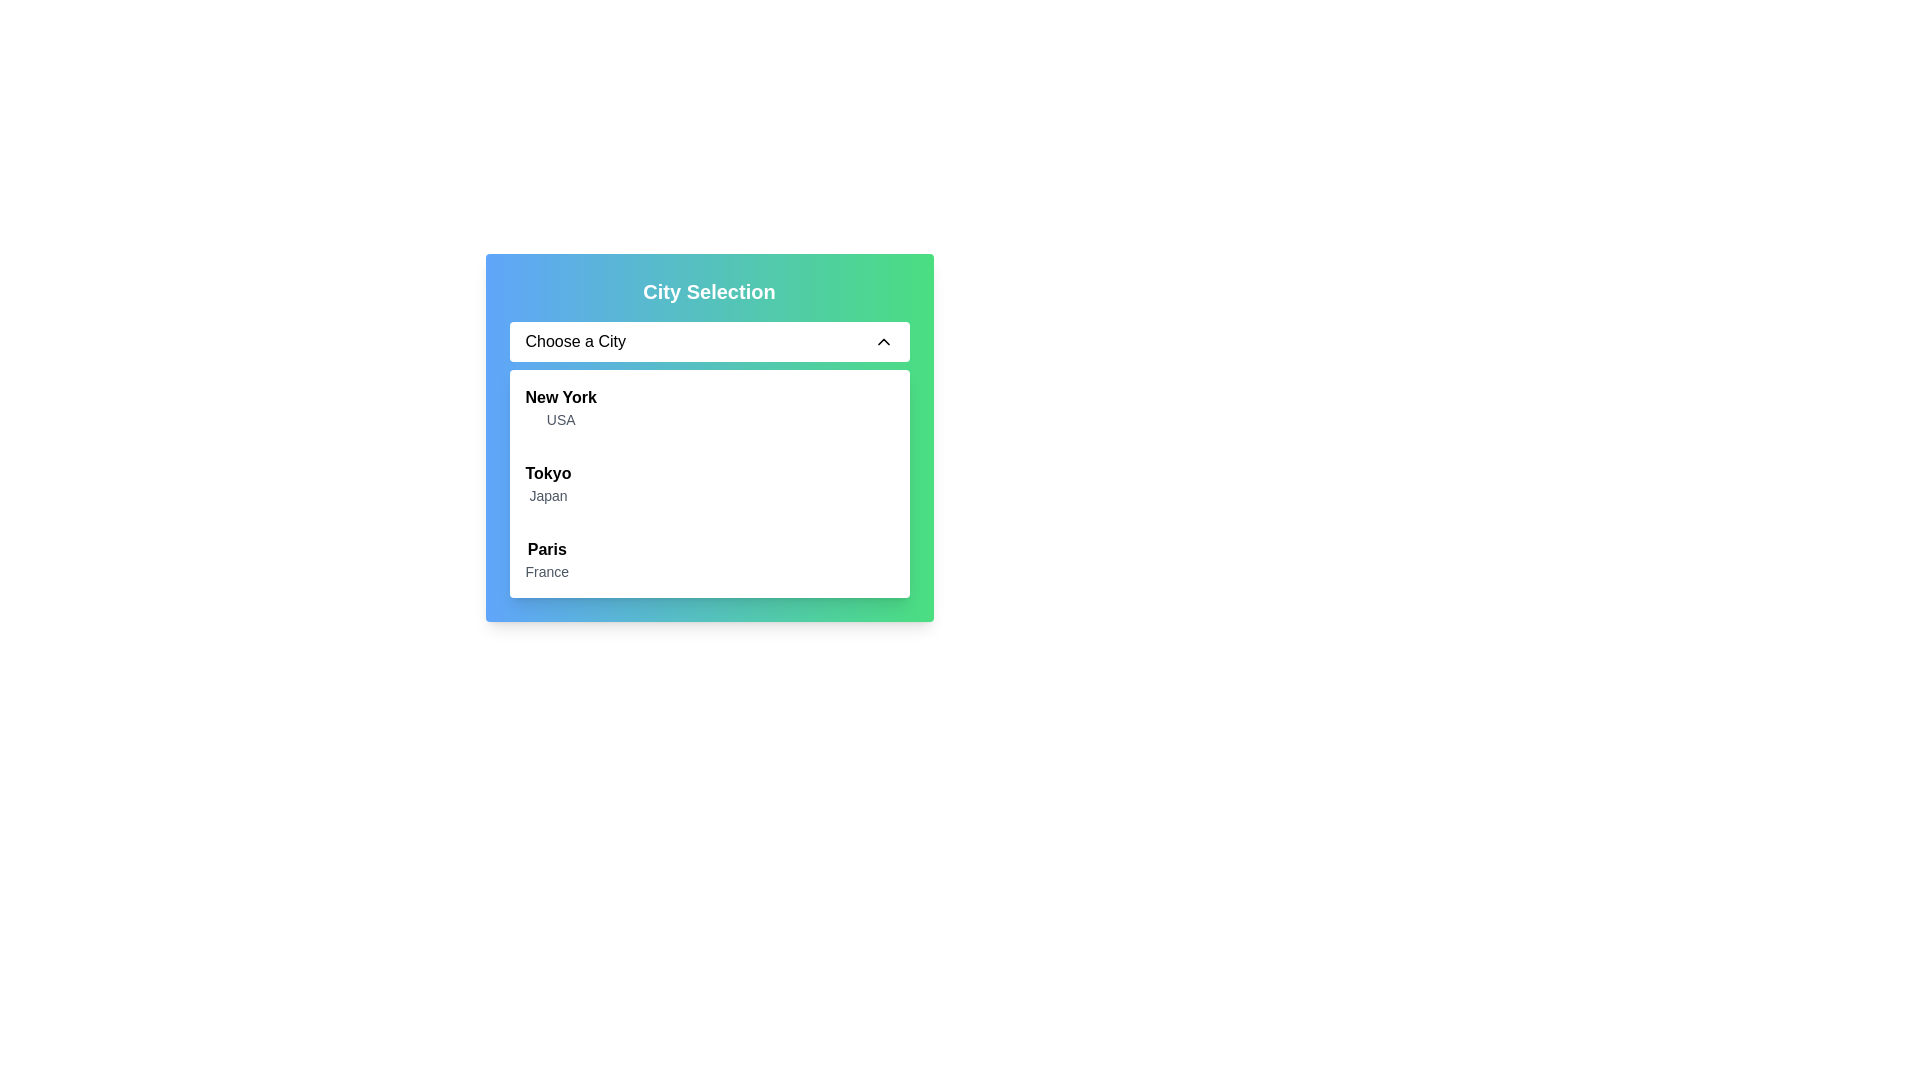  Describe the element at coordinates (547, 550) in the screenshot. I see `the text label displaying 'Paris' in the city selection dropdown list, which is positioned above the sibling element containing 'France'` at that location.